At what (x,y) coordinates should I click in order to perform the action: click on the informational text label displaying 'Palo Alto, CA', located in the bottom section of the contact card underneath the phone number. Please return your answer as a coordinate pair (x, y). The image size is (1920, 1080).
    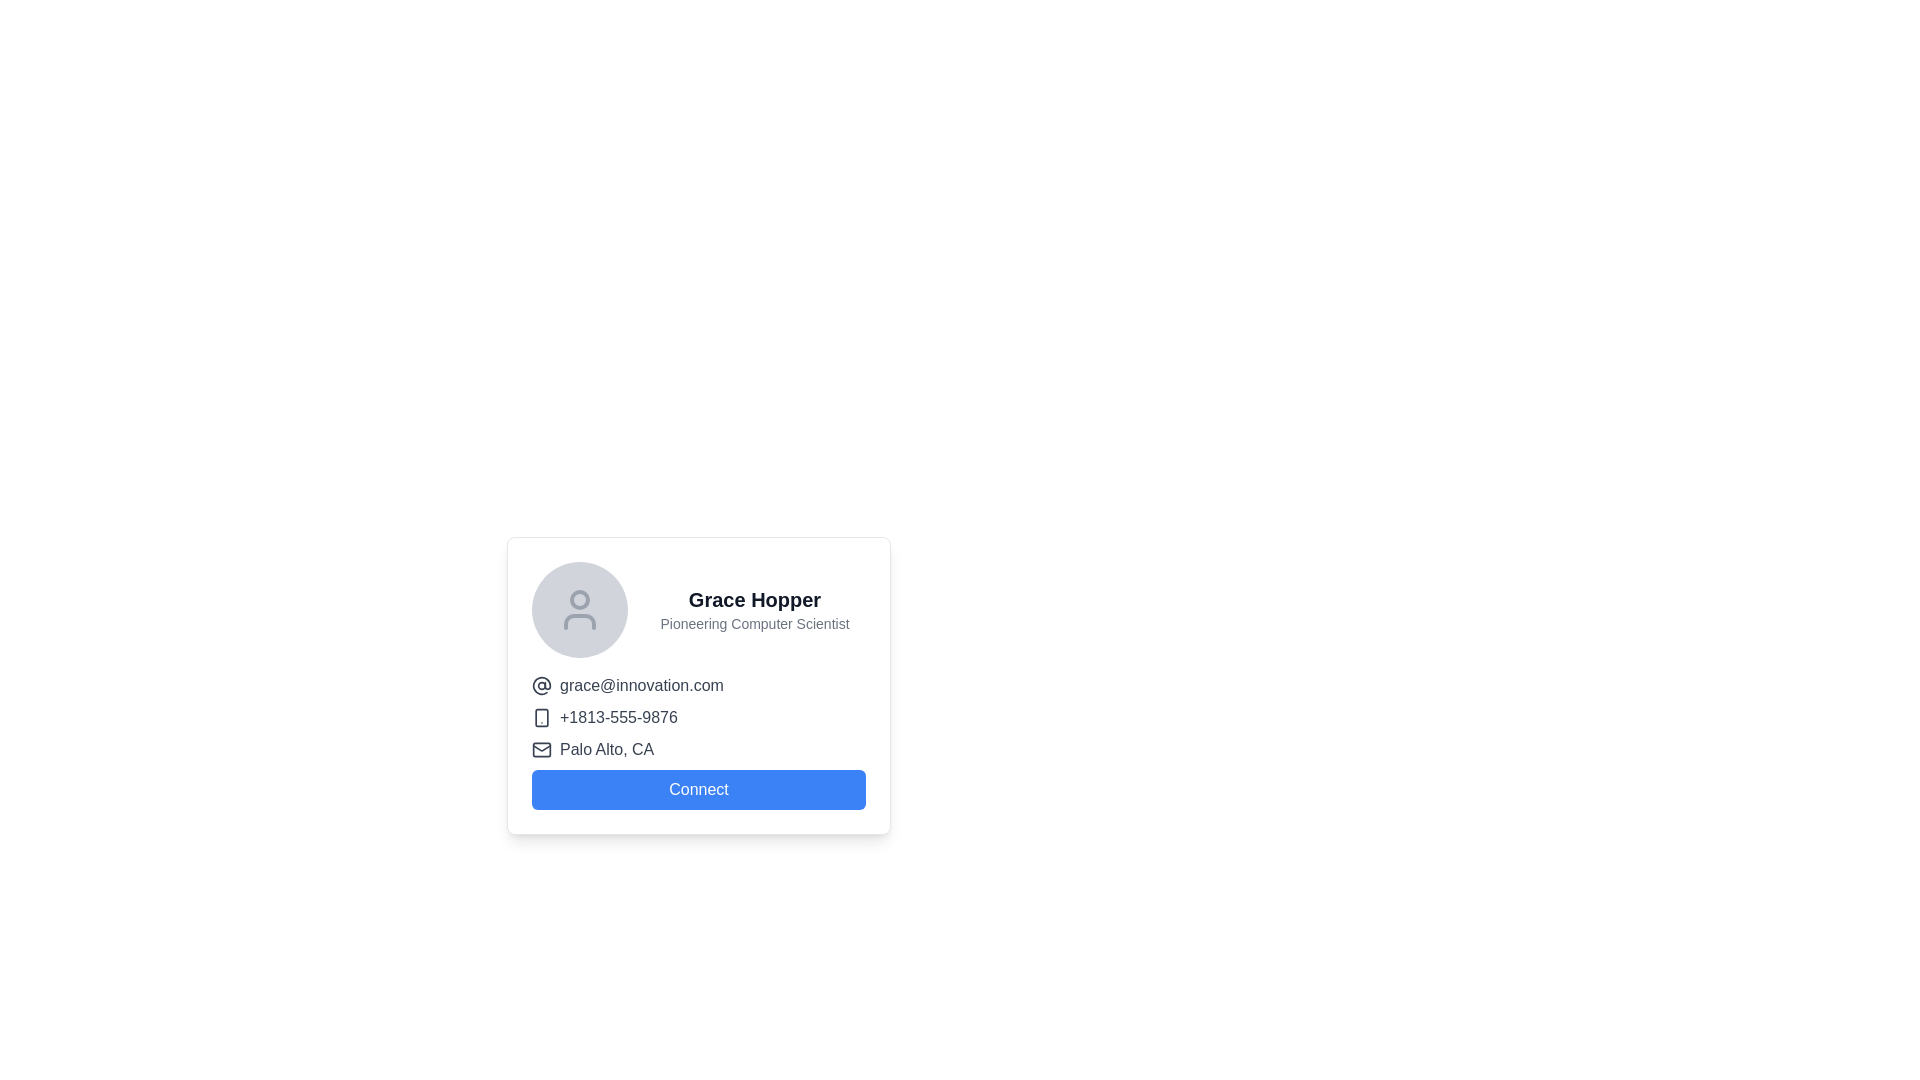
    Looking at the image, I should click on (606, 749).